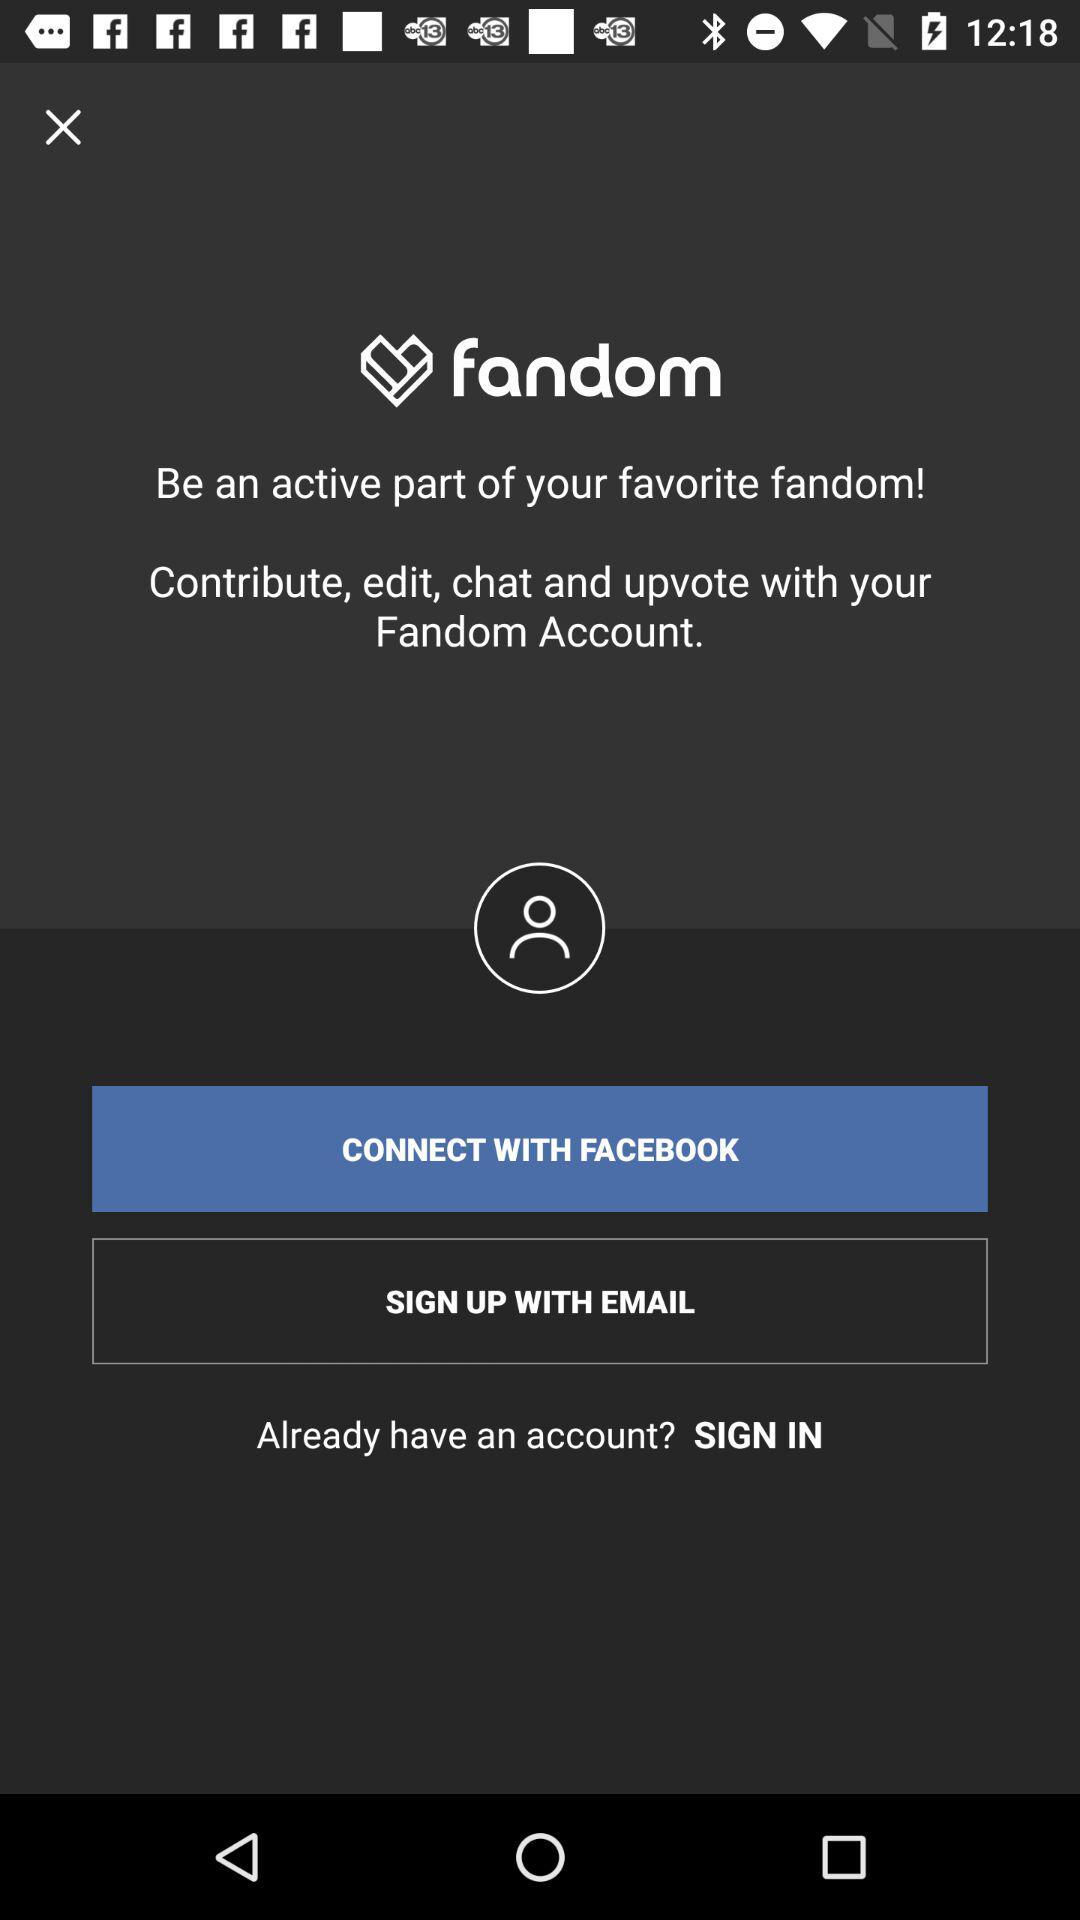 The image size is (1080, 1920). I want to click on the item above be an active, so click(62, 125).